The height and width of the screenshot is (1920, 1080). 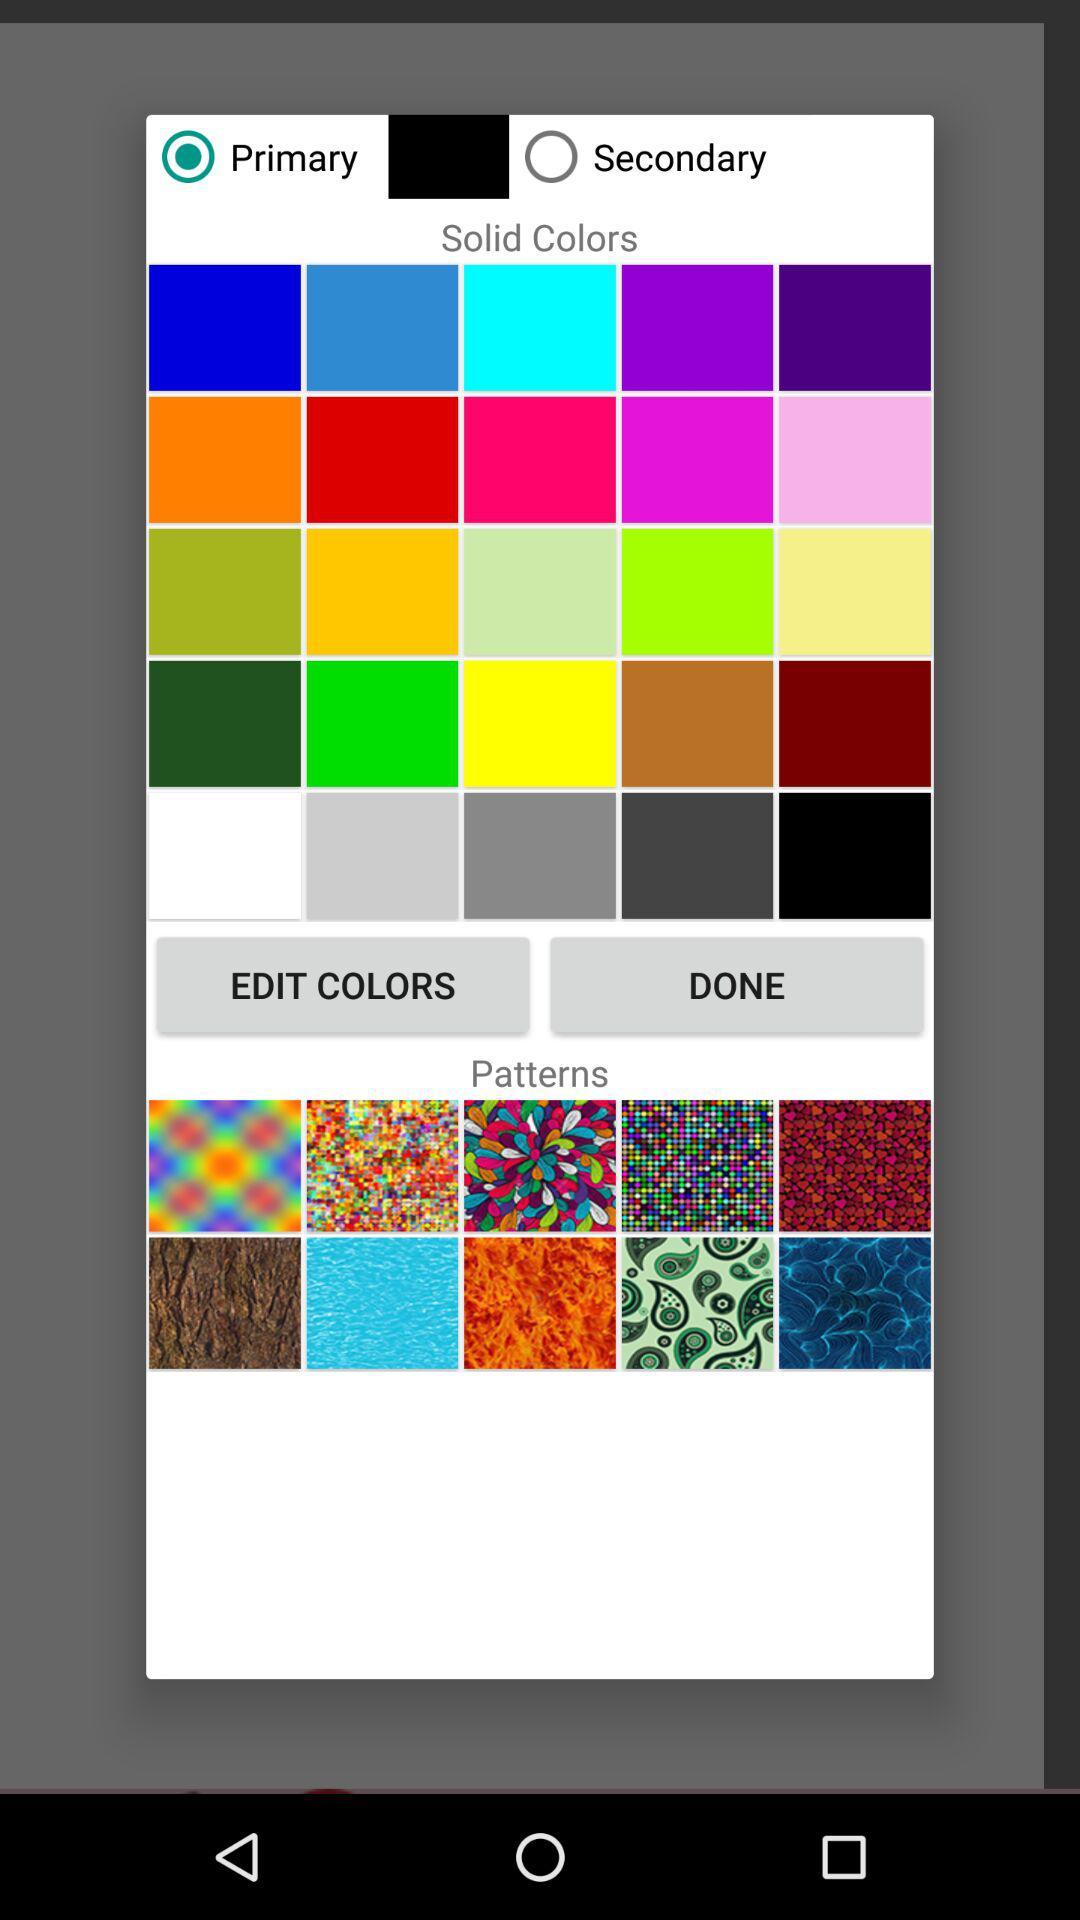 I want to click on the color black, so click(x=855, y=855).